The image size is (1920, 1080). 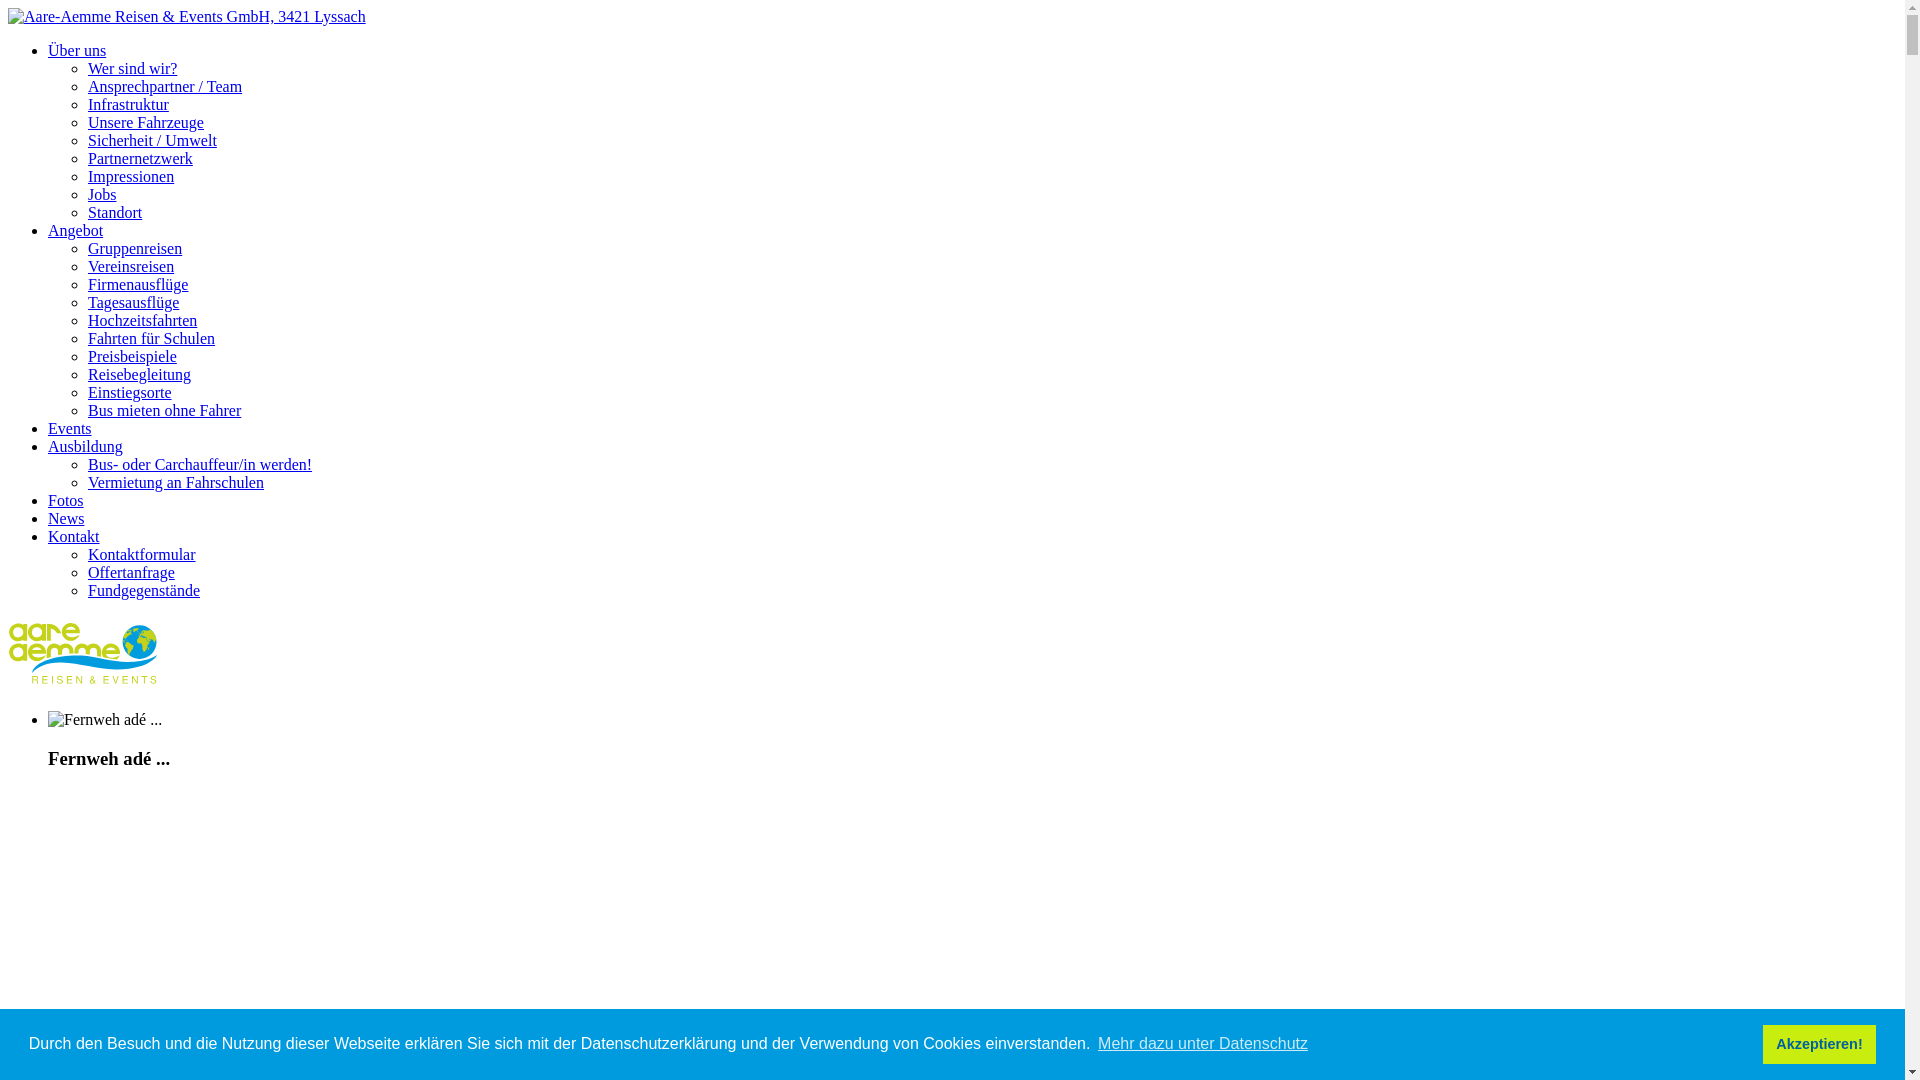 What do you see at coordinates (66, 499) in the screenshot?
I see `'Fotos'` at bounding box center [66, 499].